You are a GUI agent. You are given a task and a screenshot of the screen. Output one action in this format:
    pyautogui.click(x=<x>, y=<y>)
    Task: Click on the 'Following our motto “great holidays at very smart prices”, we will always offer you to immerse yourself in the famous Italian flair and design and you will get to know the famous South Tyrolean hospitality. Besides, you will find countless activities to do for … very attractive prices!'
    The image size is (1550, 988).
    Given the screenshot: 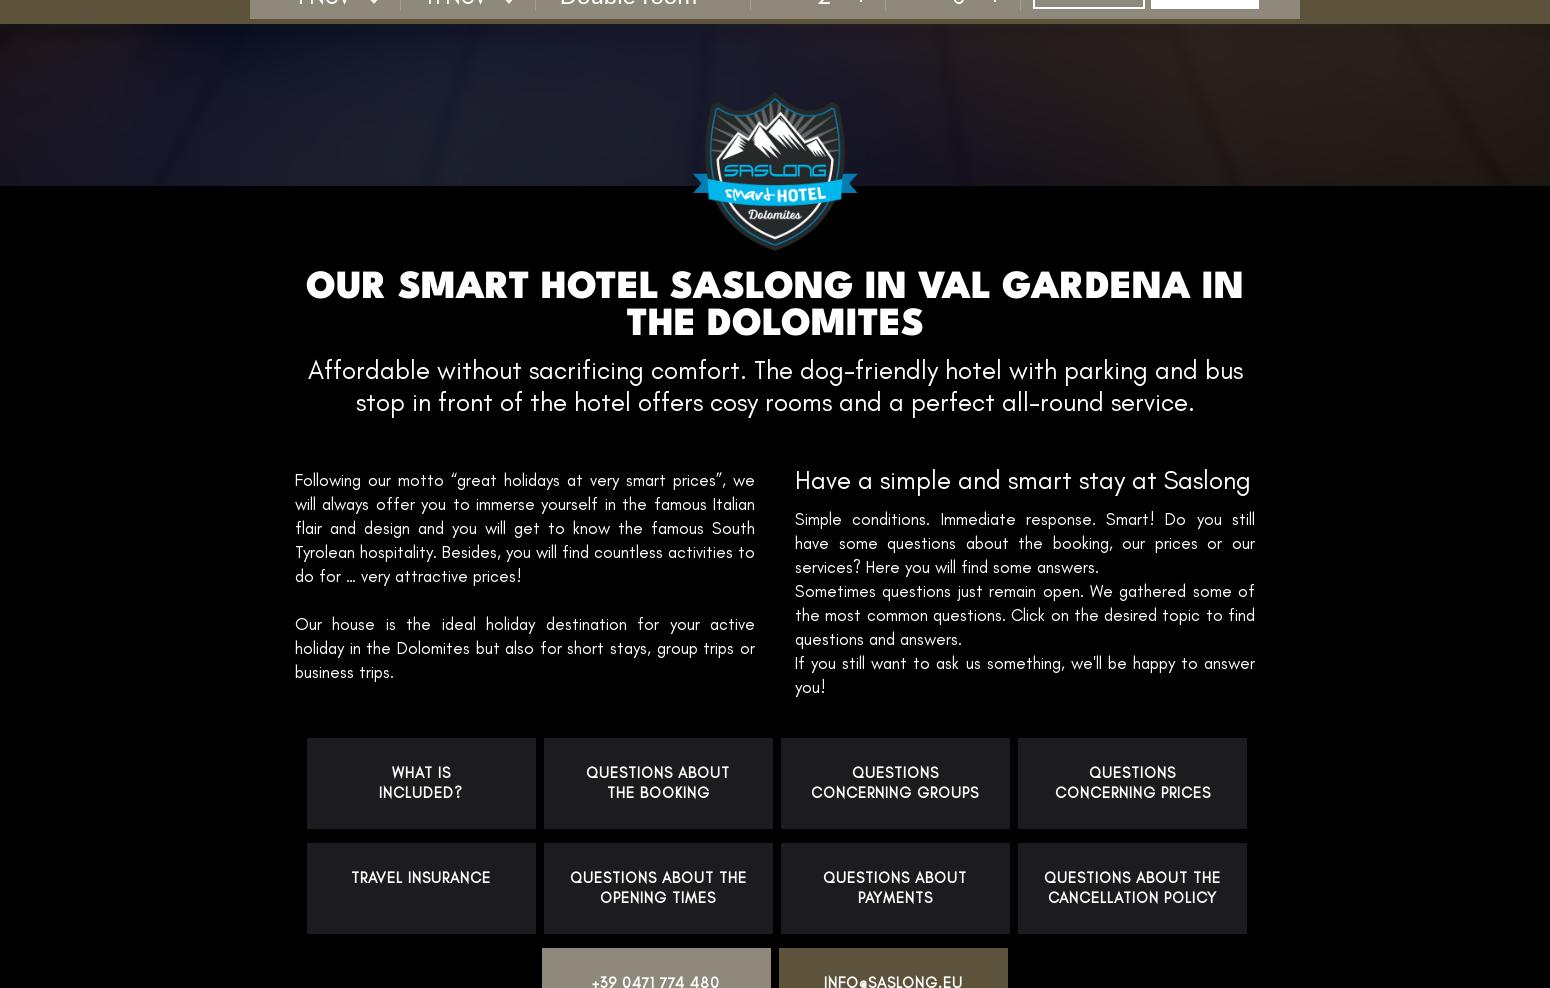 What is the action you would take?
    pyautogui.click(x=523, y=525)
    